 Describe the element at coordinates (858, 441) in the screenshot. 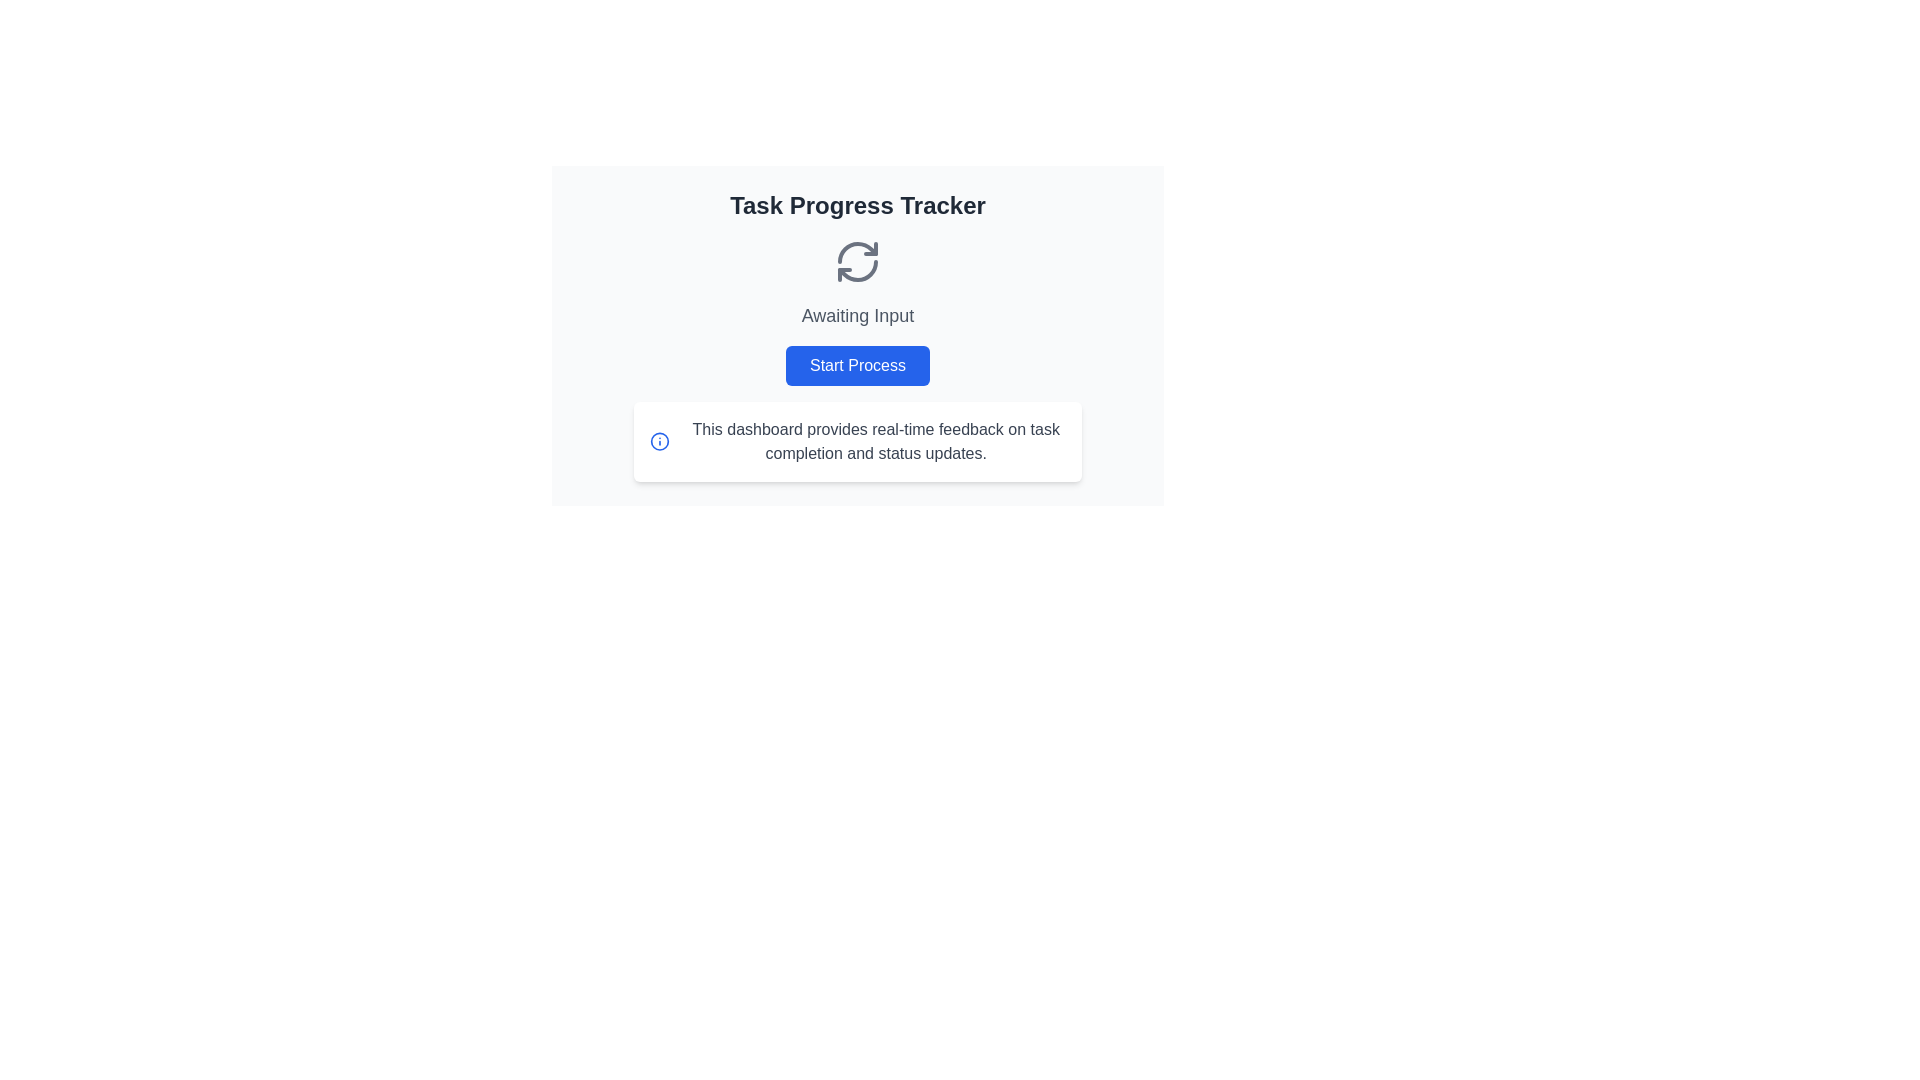

I see `the descriptive text block located beneath the 'Start Process' button in the dashboard interface` at that location.